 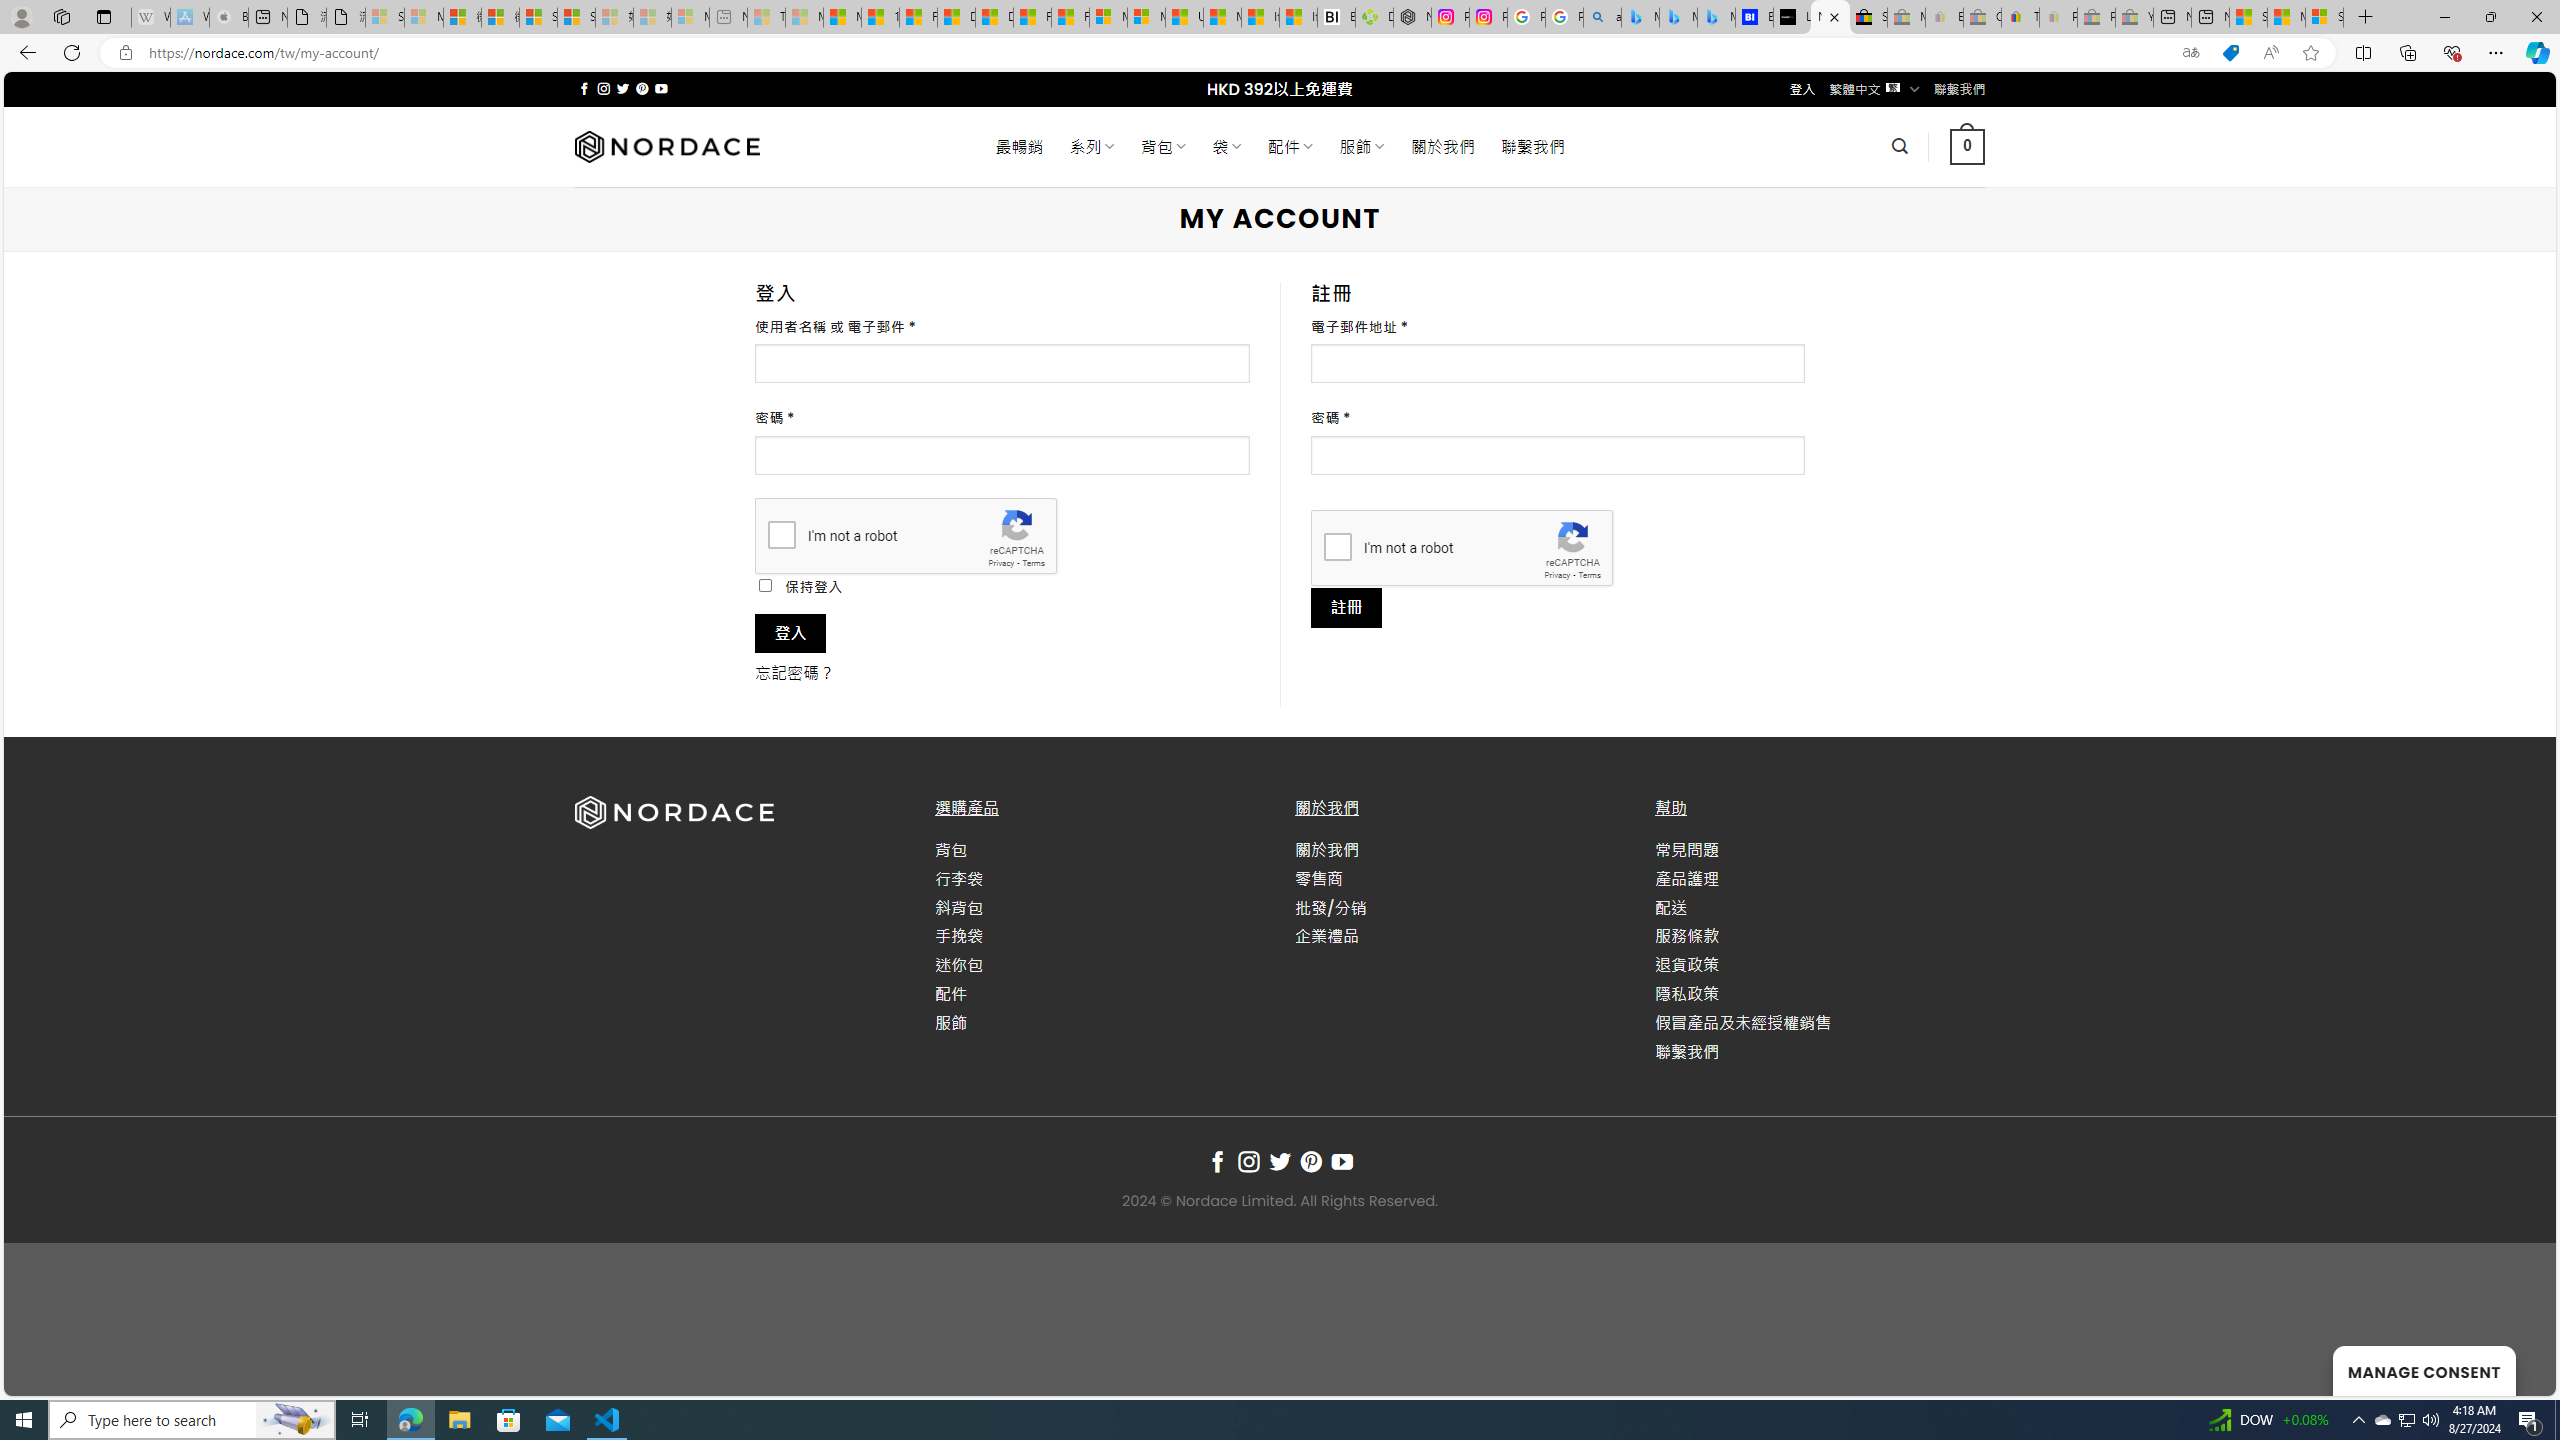 What do you see at coordinates (1716, 16) in the screenshot?
I see `'Microsoft Bing Travel - Shangri-La Hotel Bangkok'` at bounding box center [1716, 16].